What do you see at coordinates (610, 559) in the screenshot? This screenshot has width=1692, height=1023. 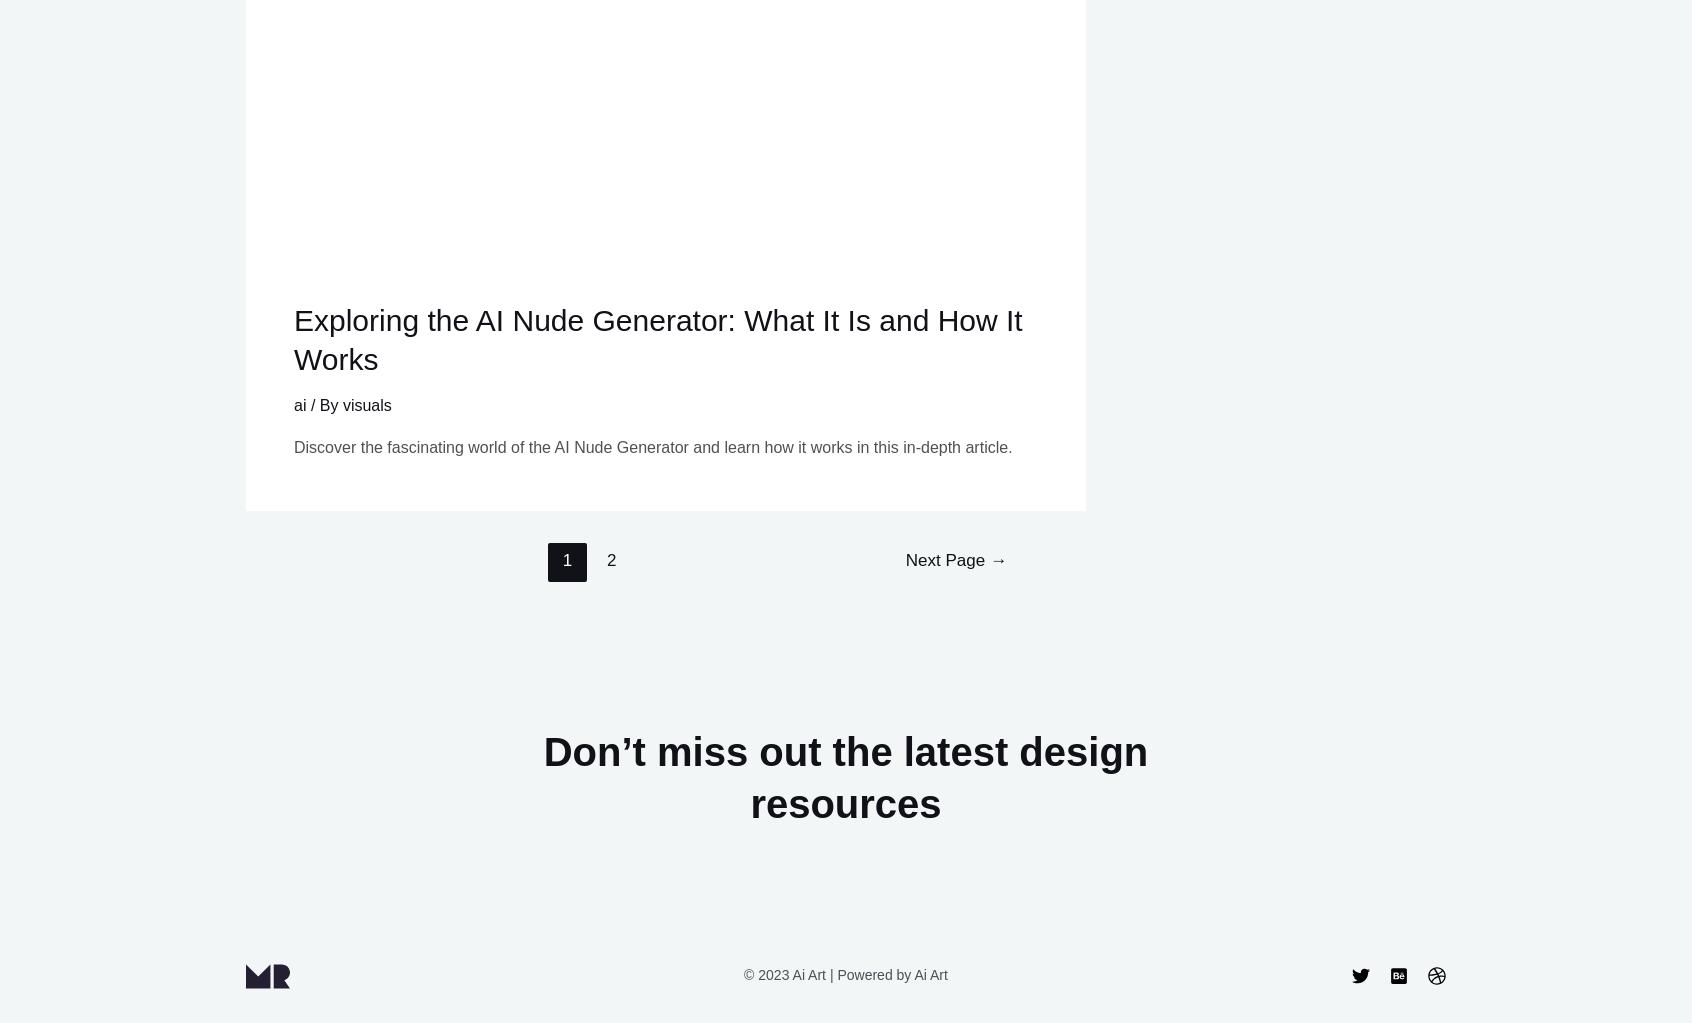 I see `'2'` at bounding box center [610, 559].